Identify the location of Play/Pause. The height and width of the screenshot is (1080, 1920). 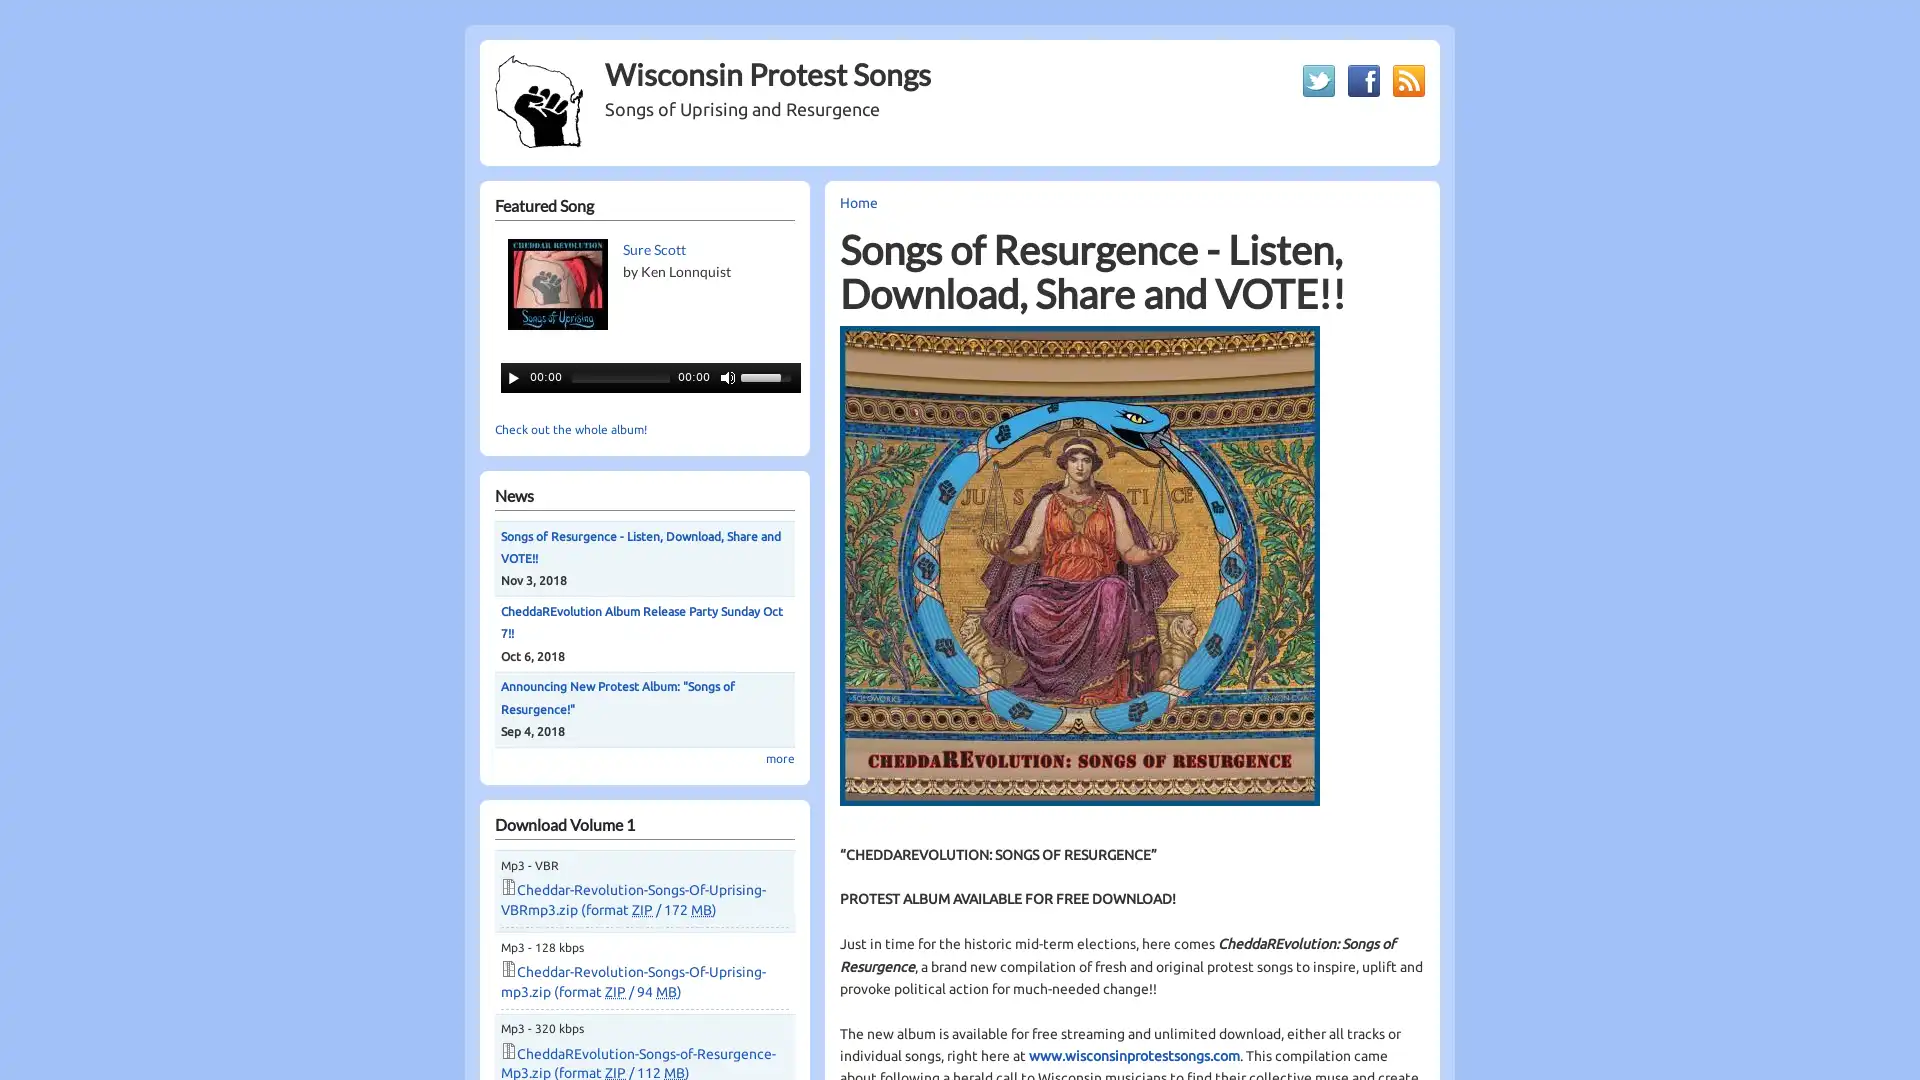
(513, 377).